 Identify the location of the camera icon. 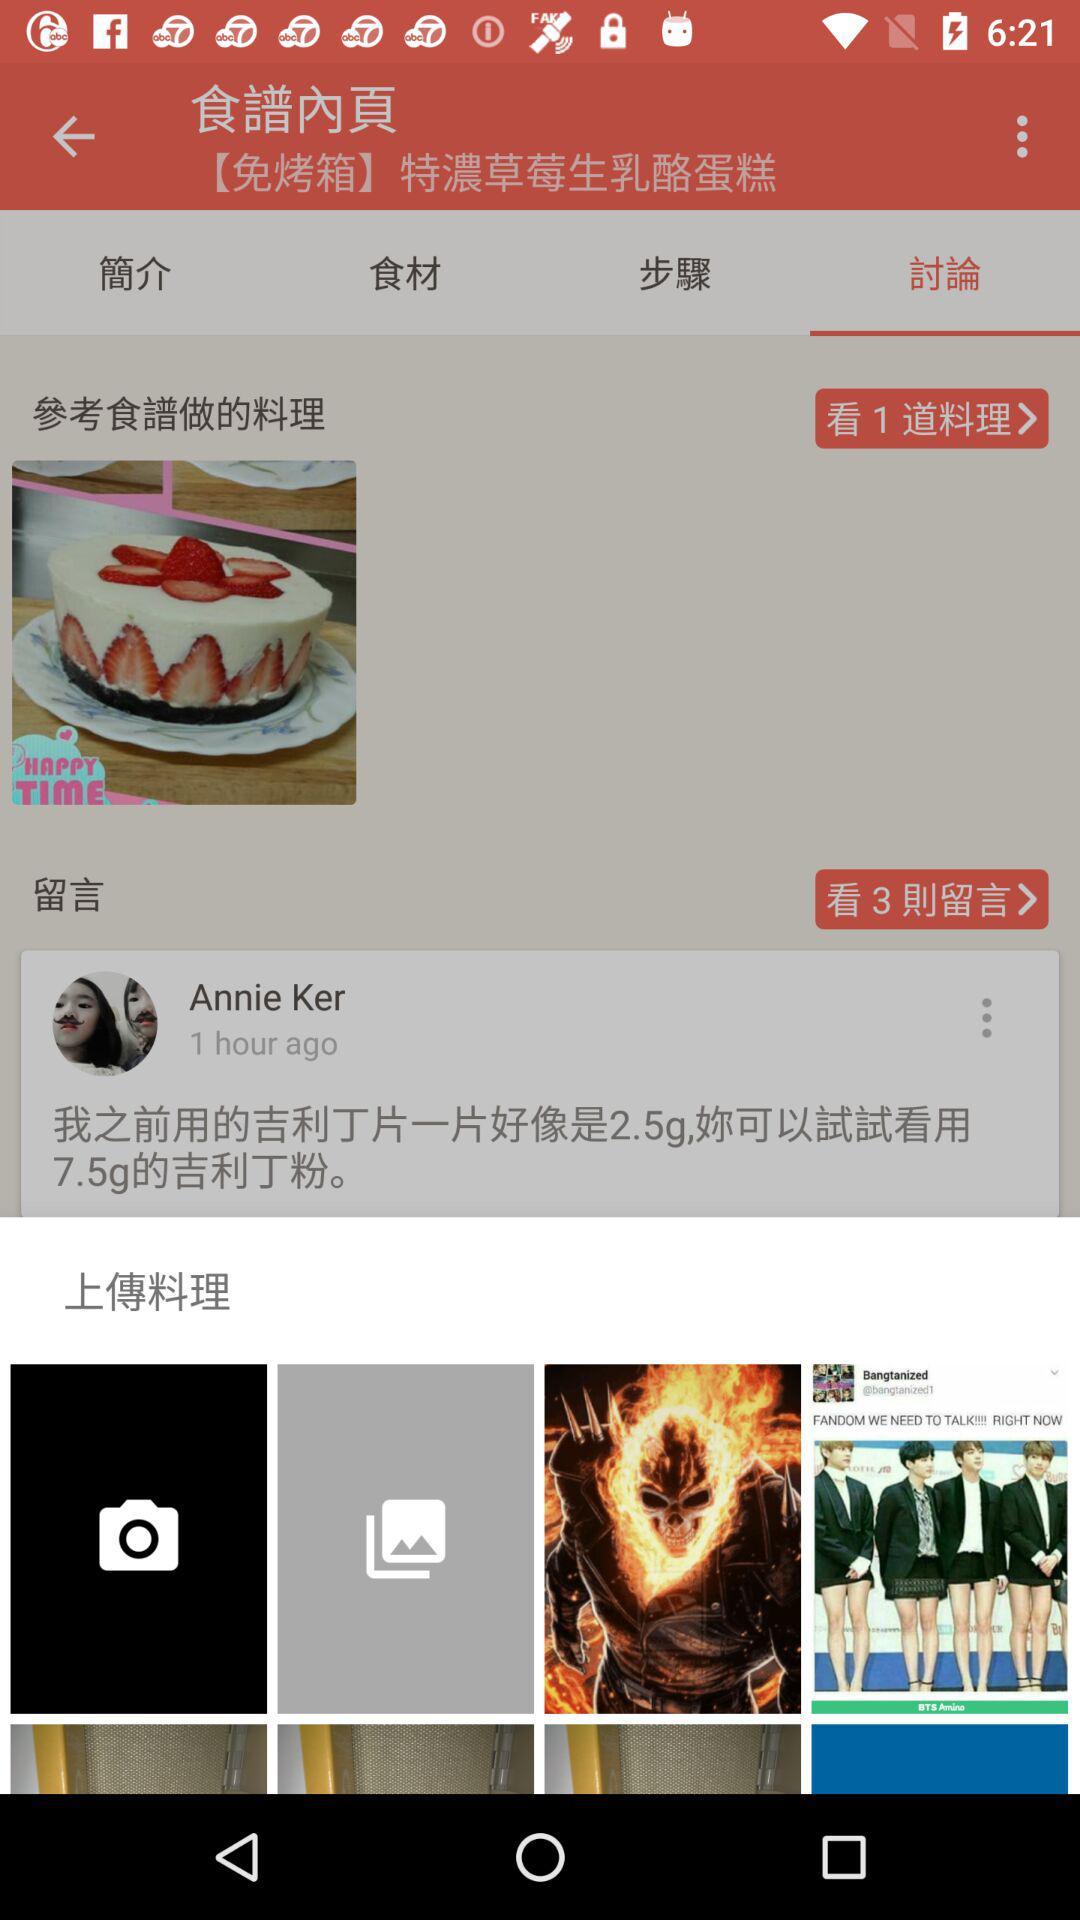
(105, 1523).